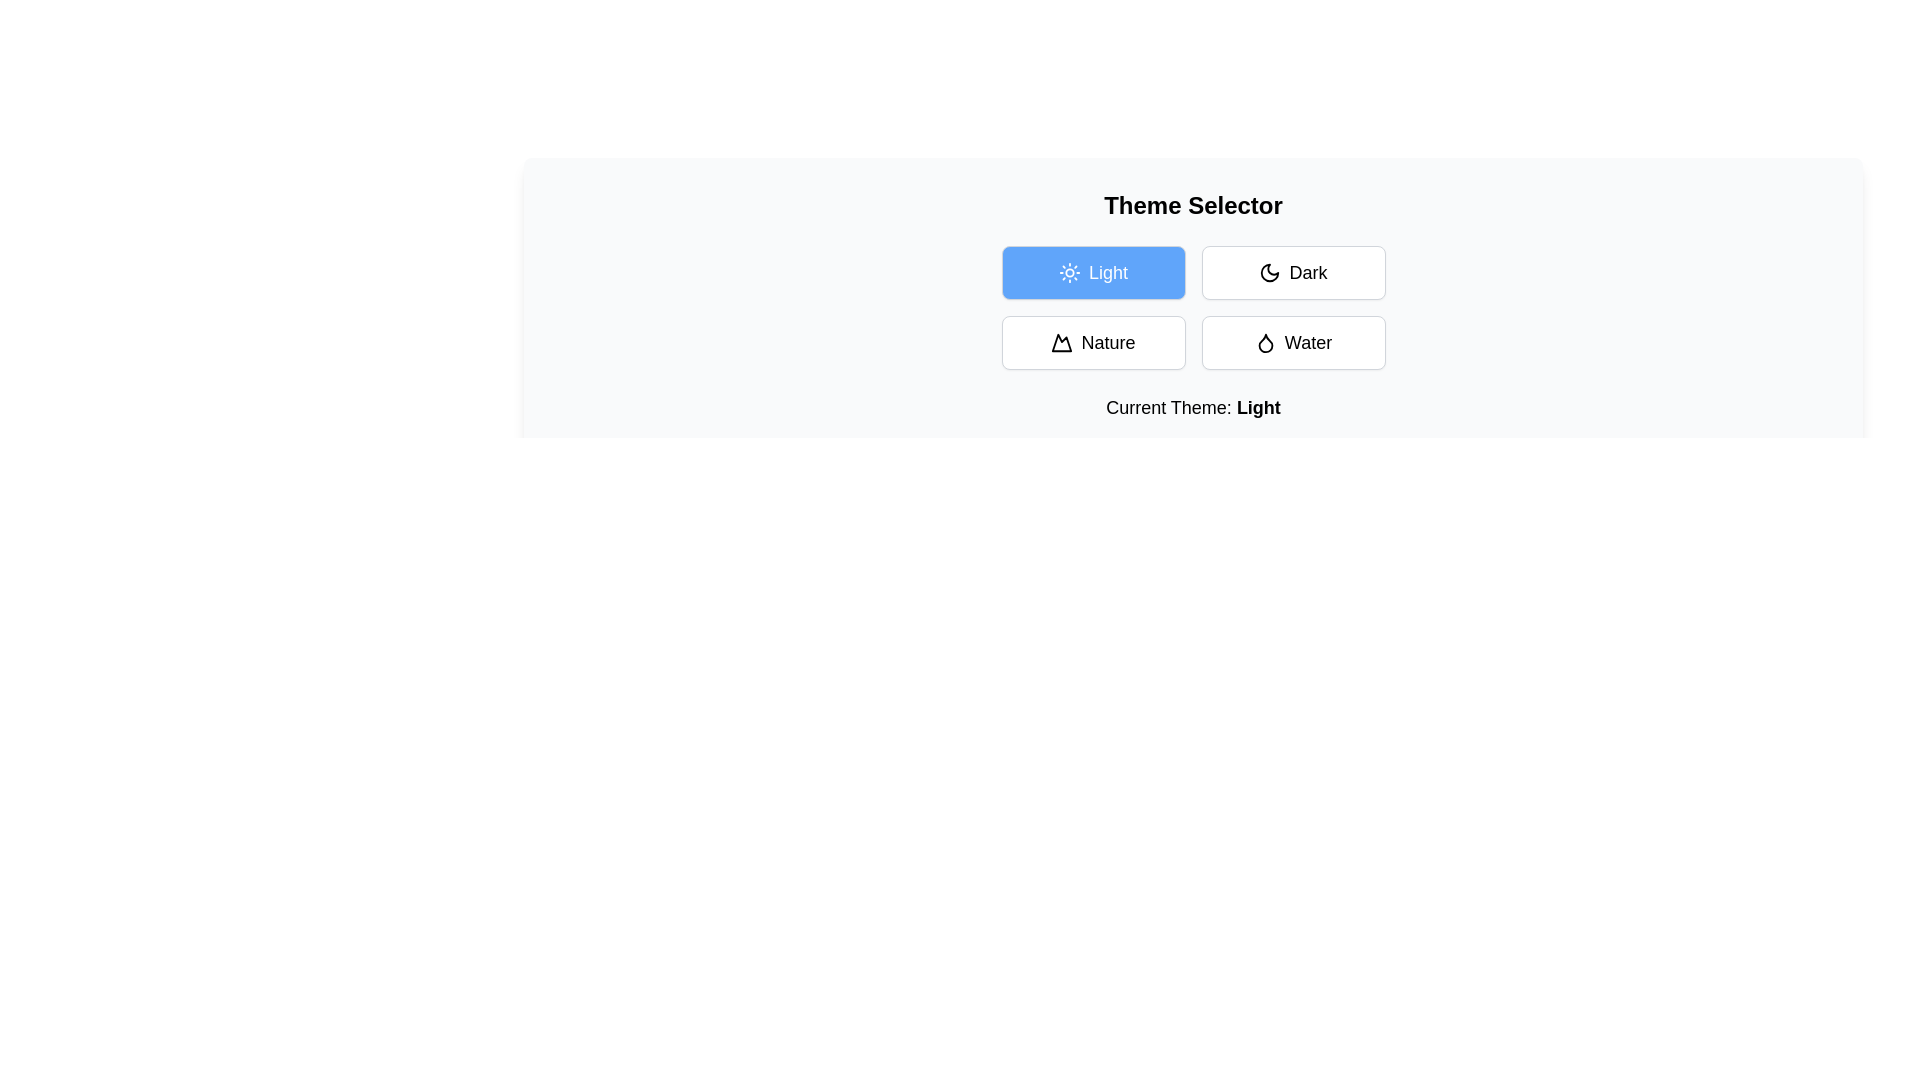 The height and width of the screenshot is (1080, 1920). Describe the element at coordinates (1092, 273) in the screenshot. I see `the 'Light' theme toggle button to observe its hover effects` at that location.